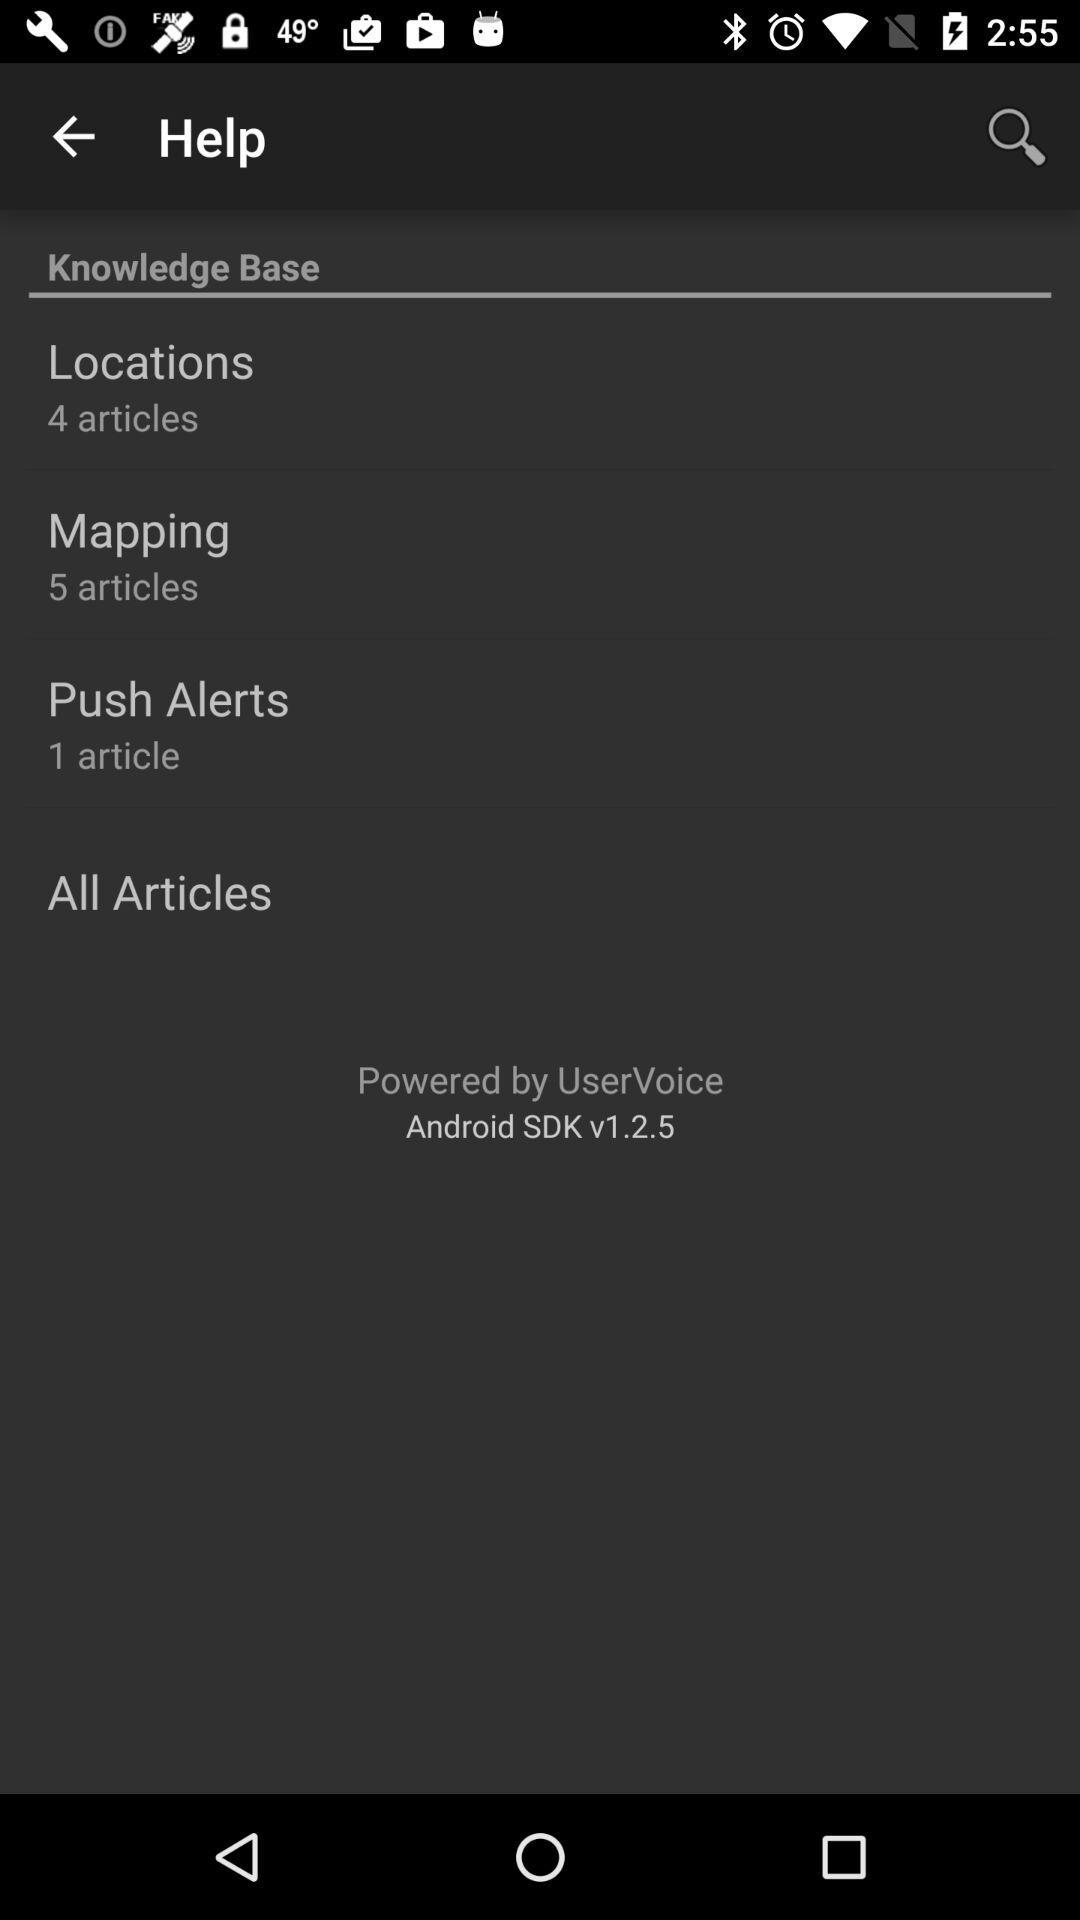  Describe the element at coordinates (1017, 135) in the screenshot. I see `the item above knowledge base` at that location.